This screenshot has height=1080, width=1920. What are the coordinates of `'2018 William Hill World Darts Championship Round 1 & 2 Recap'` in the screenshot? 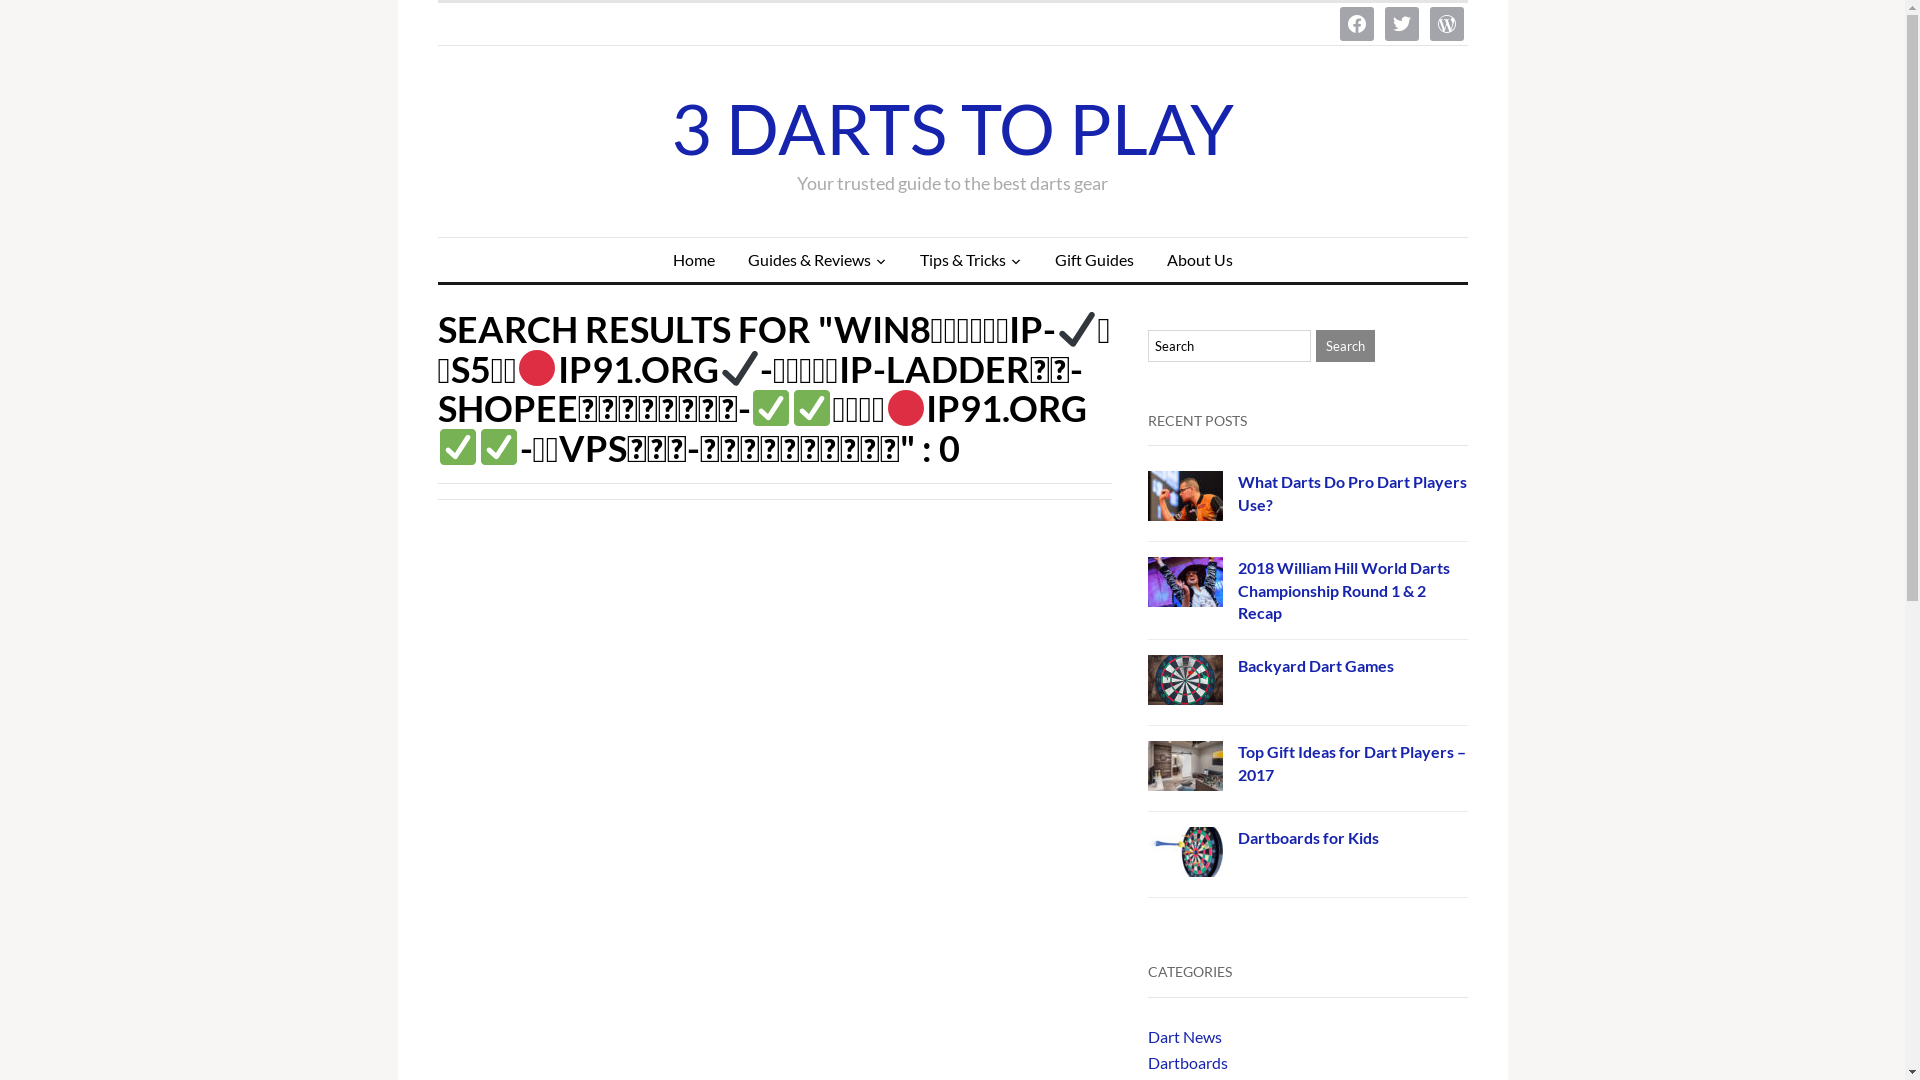 It's located at (1344, 589).